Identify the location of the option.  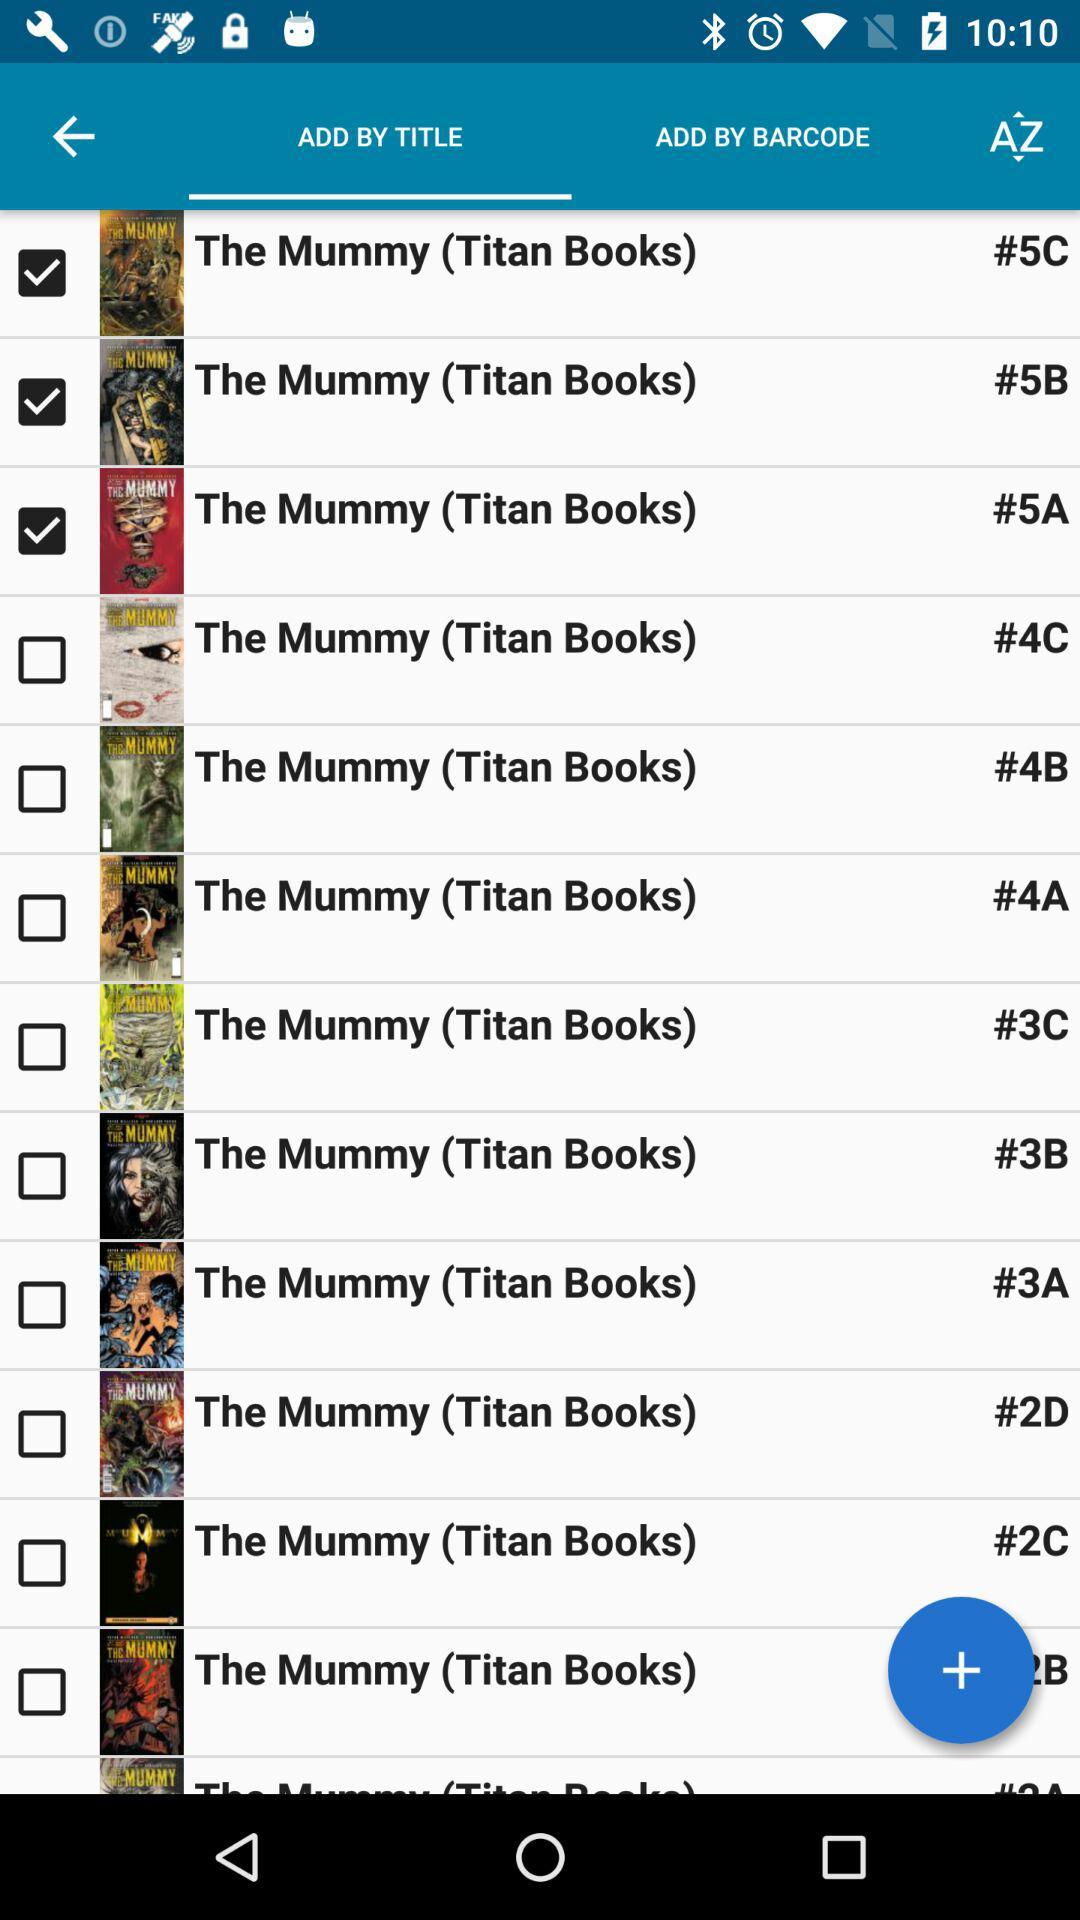
(48, 787).